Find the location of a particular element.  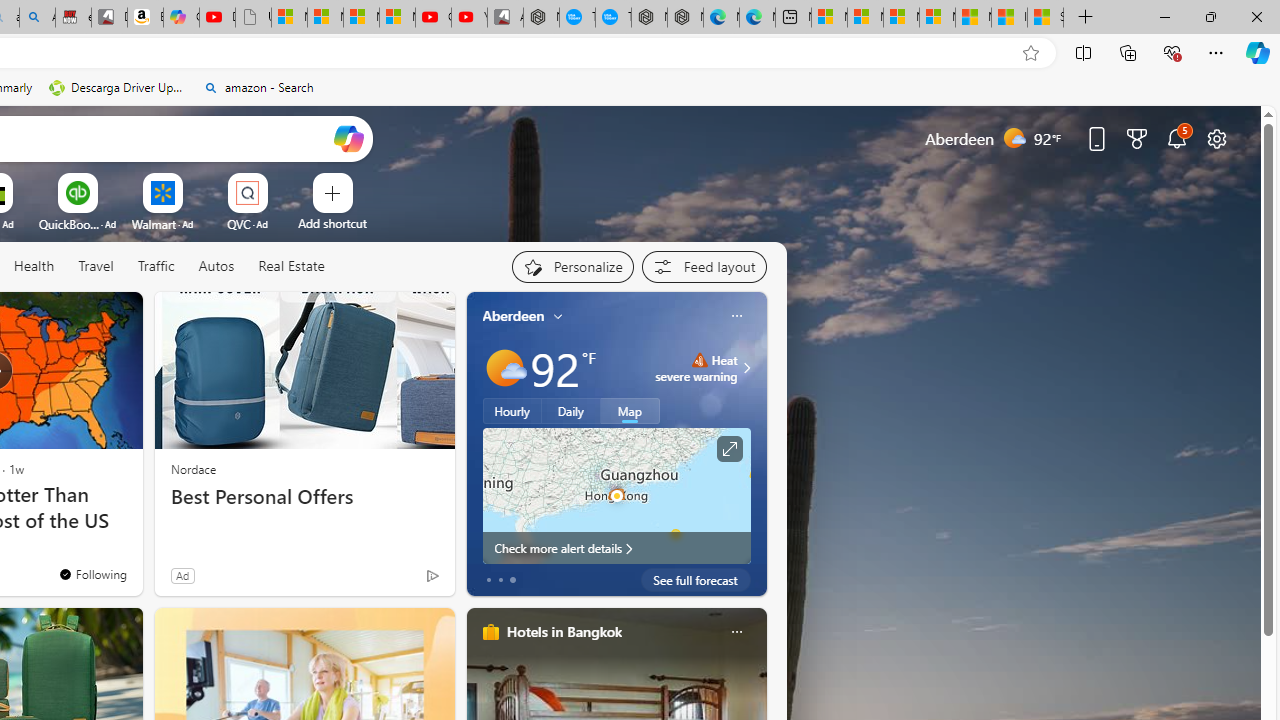

'Ad Choice' is located at coordinates (431, 575).